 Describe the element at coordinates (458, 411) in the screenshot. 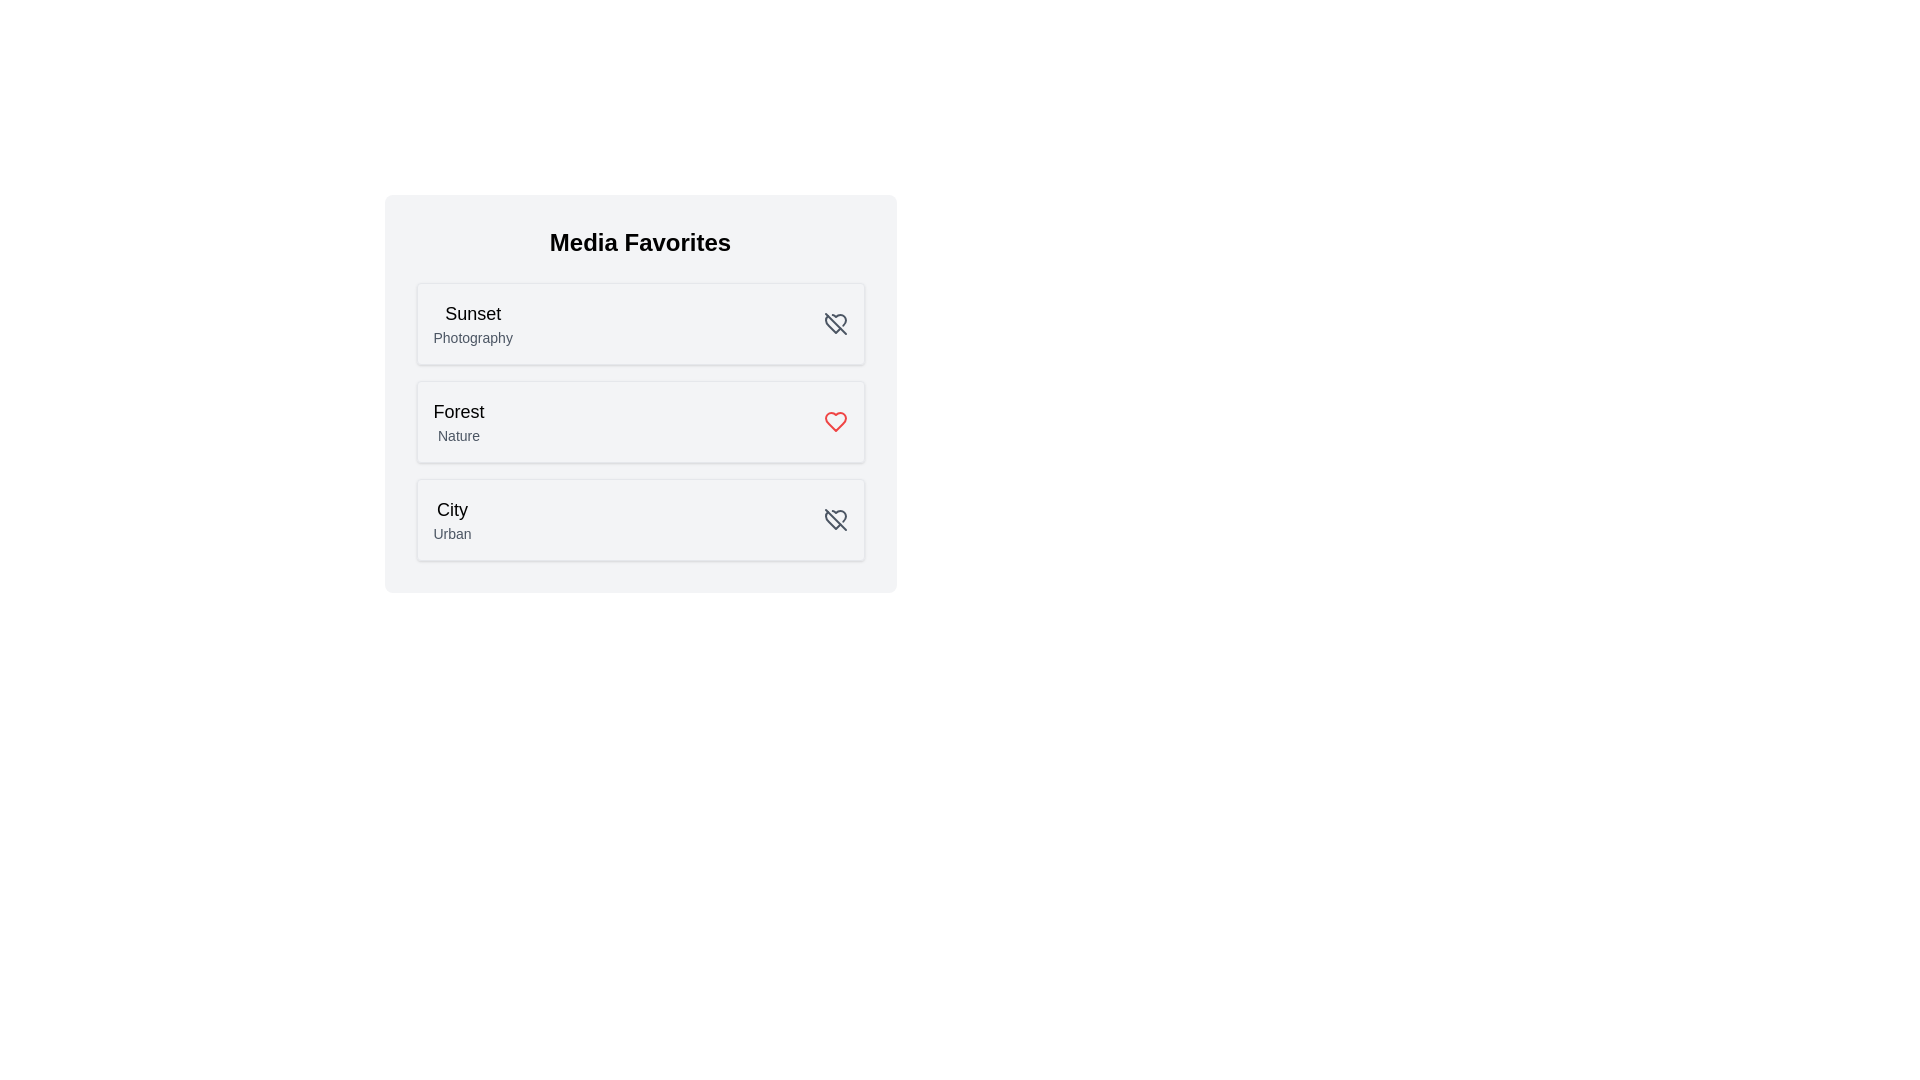

I see `the media item with name Forest to read its name and category` at that location.